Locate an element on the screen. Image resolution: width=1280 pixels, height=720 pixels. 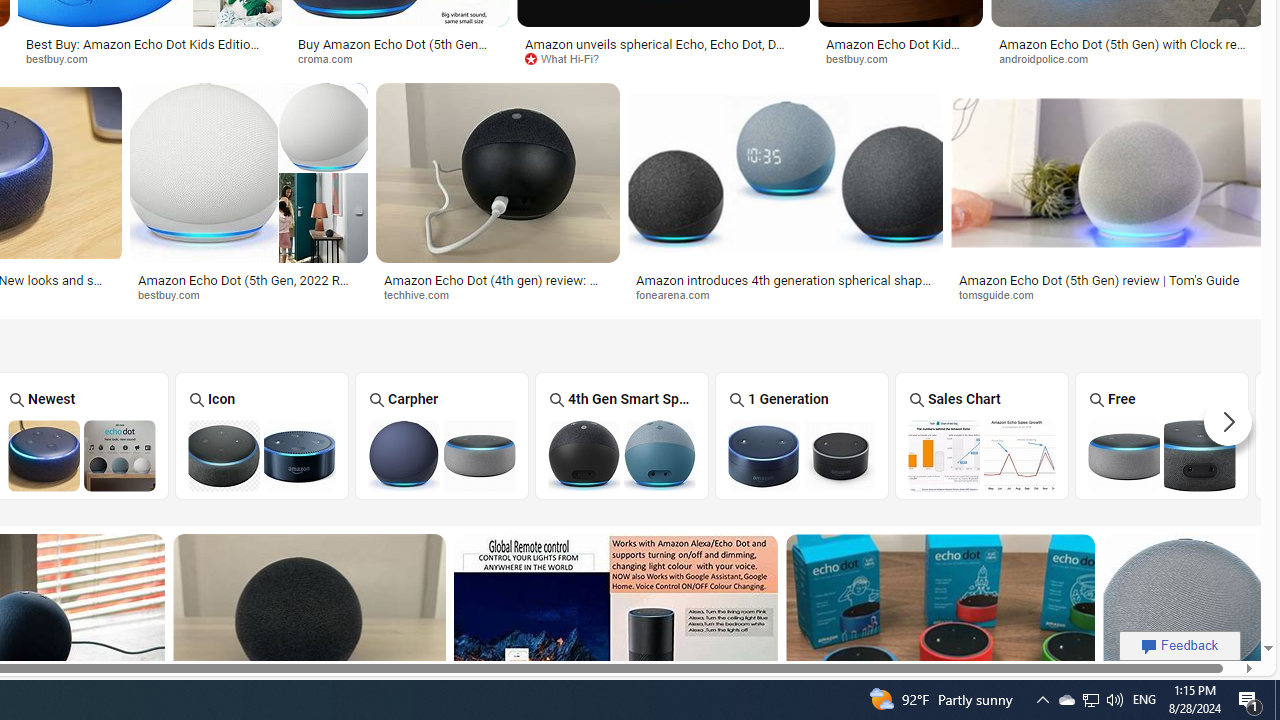
'fonearena.com' is located at coordinates (680, 294).